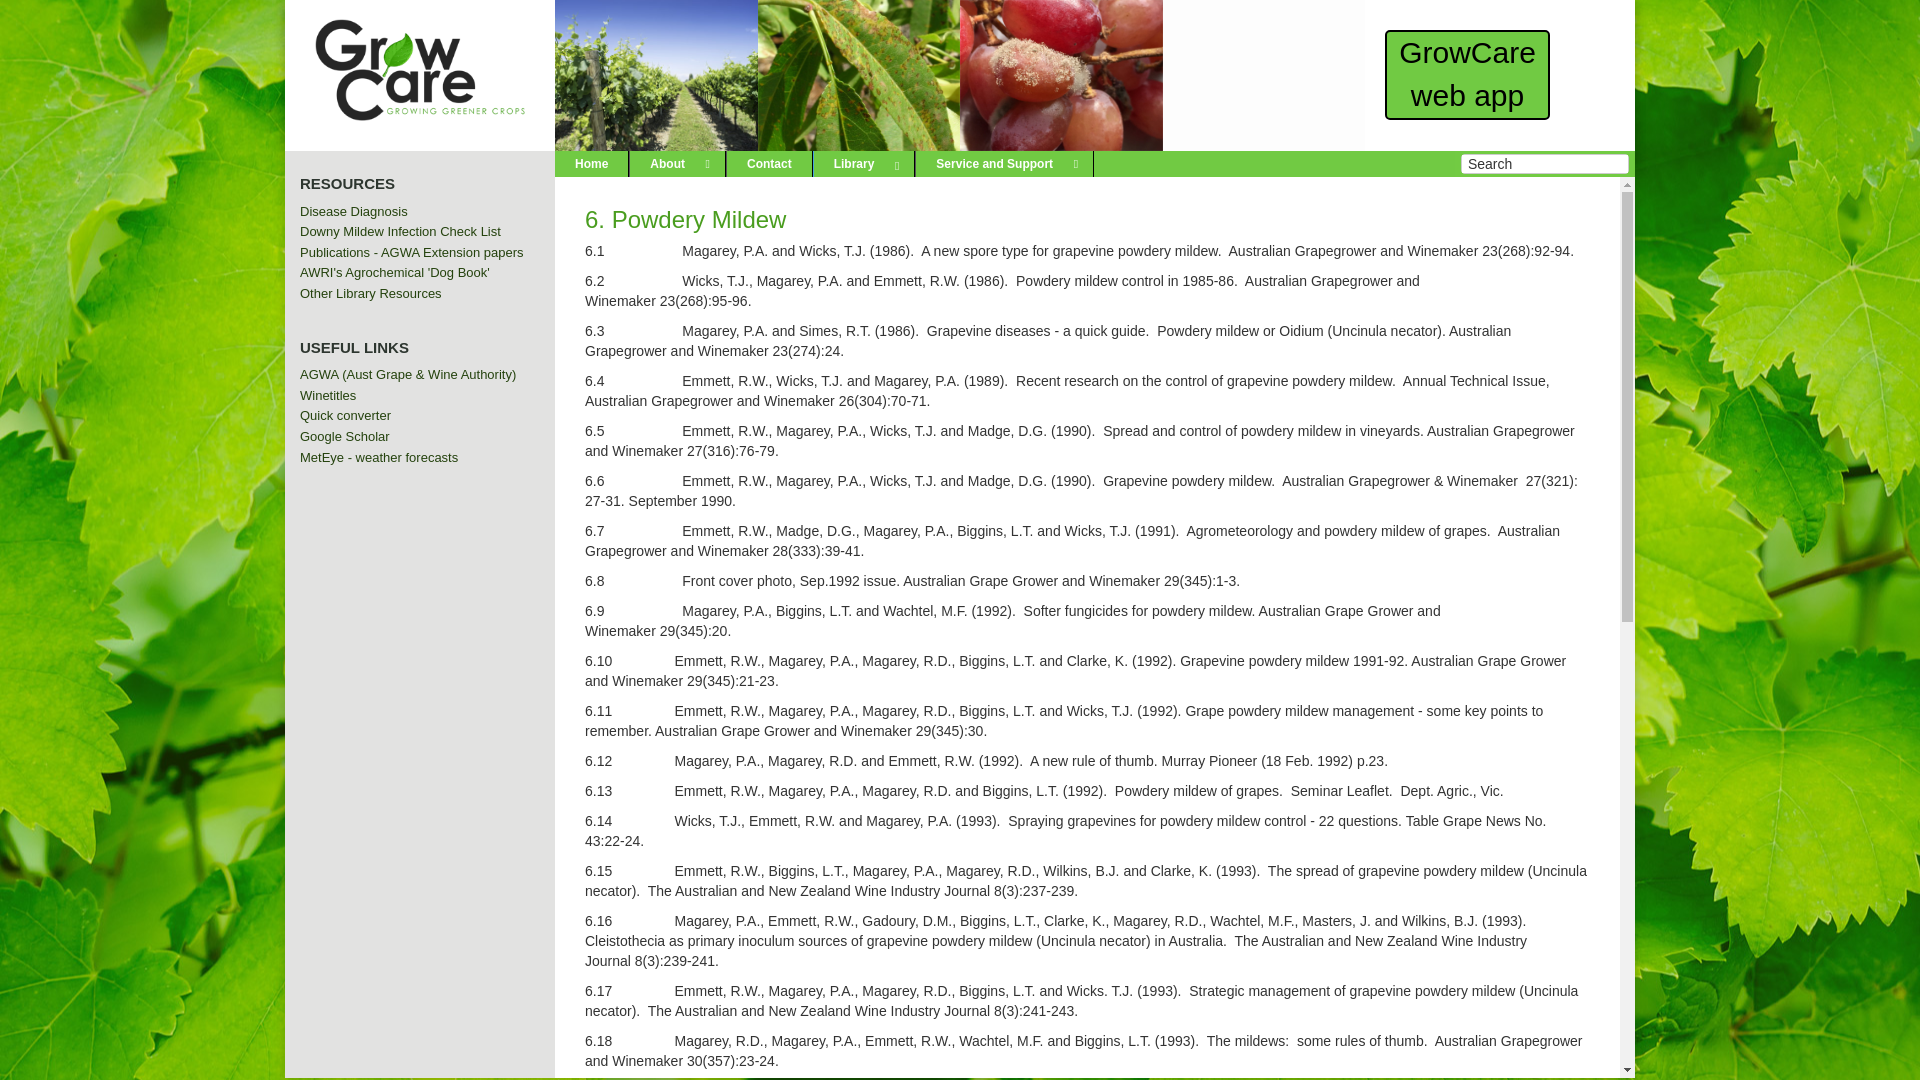 The height and width of the screenshot is (1080, 1920). What do you see at coordinates (590, 163) in the screenshot?
I see `'Home'` at bounding box center [590, 163].